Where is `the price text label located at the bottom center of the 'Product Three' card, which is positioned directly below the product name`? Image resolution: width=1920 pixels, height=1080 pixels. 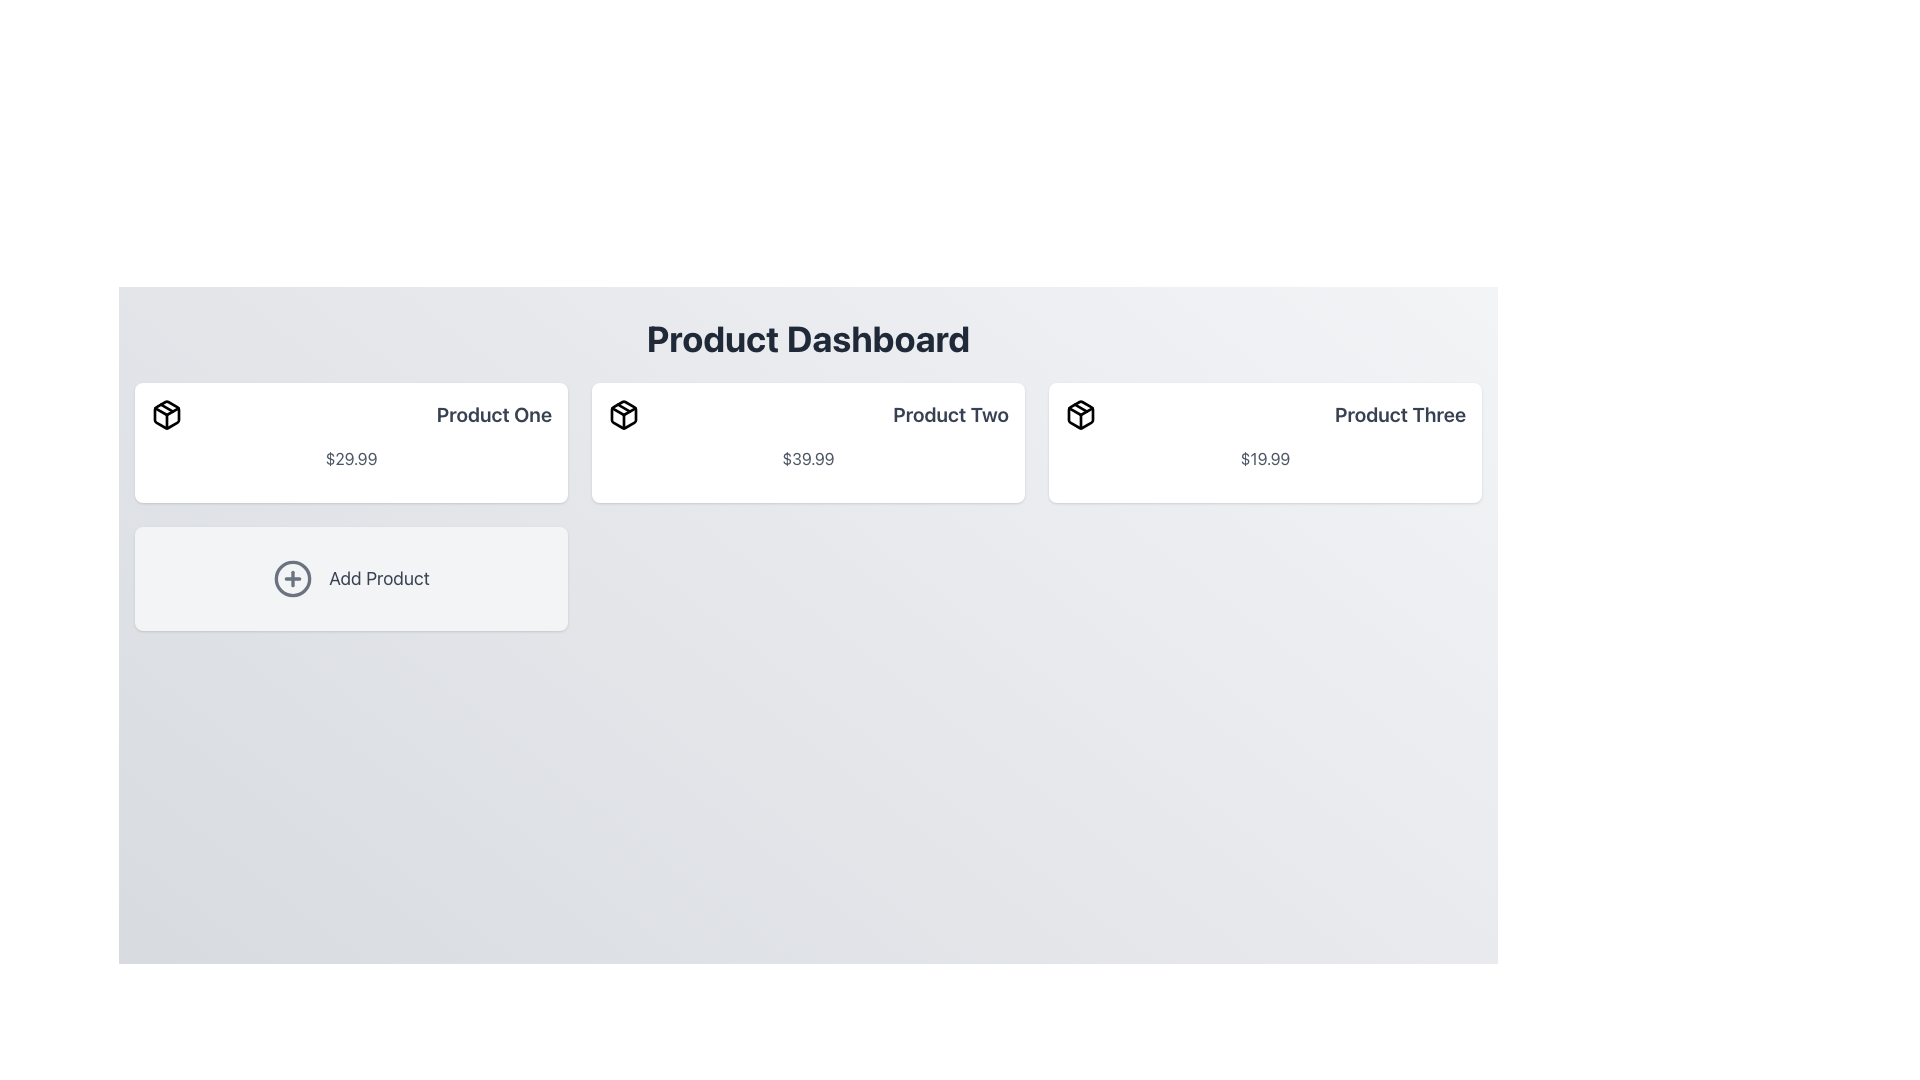 the price text label located at the bottom center of the 'Product Three' card, which is positioned directly below the product name is located at coordinates (1264, 459).